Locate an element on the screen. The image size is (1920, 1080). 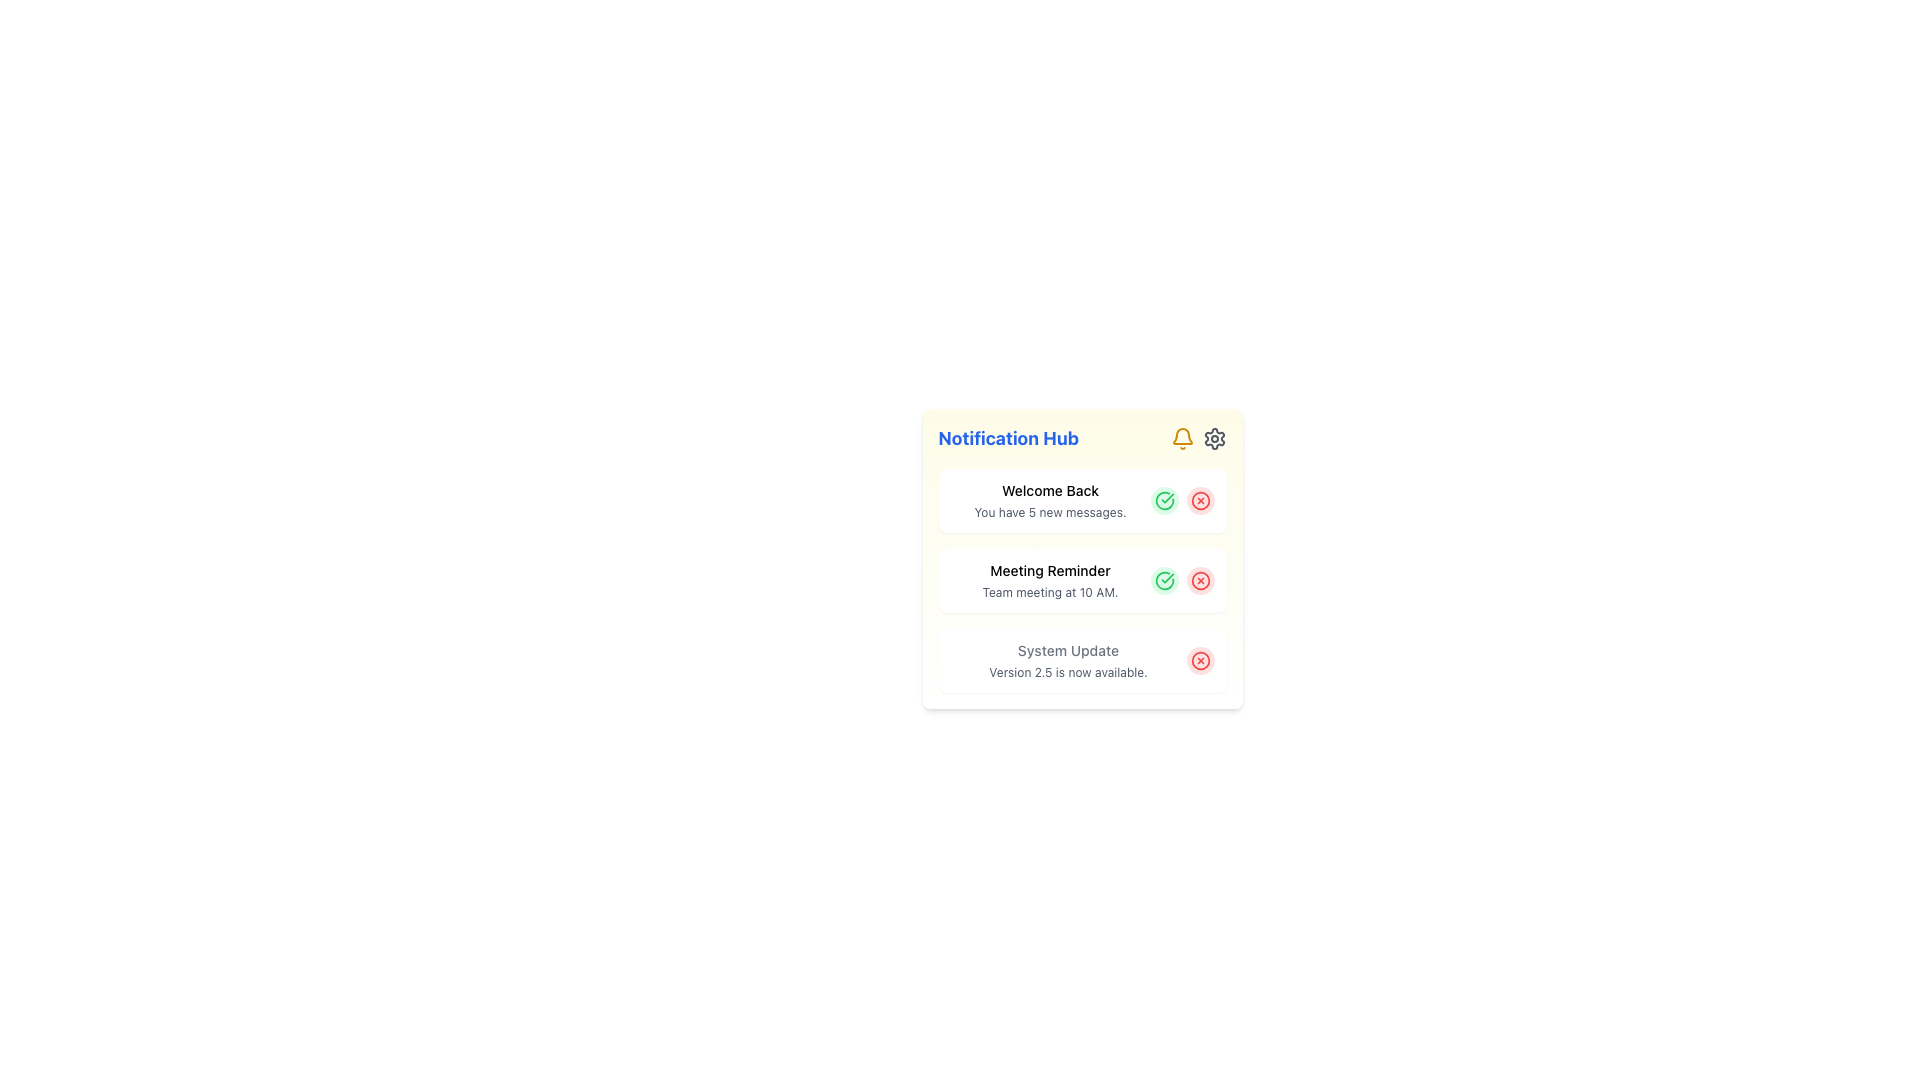
the small green circular button with a checkmark icon, located to the right of the text 'Welcome Back', to confirm the notification is located at coordinates (1164, 500).